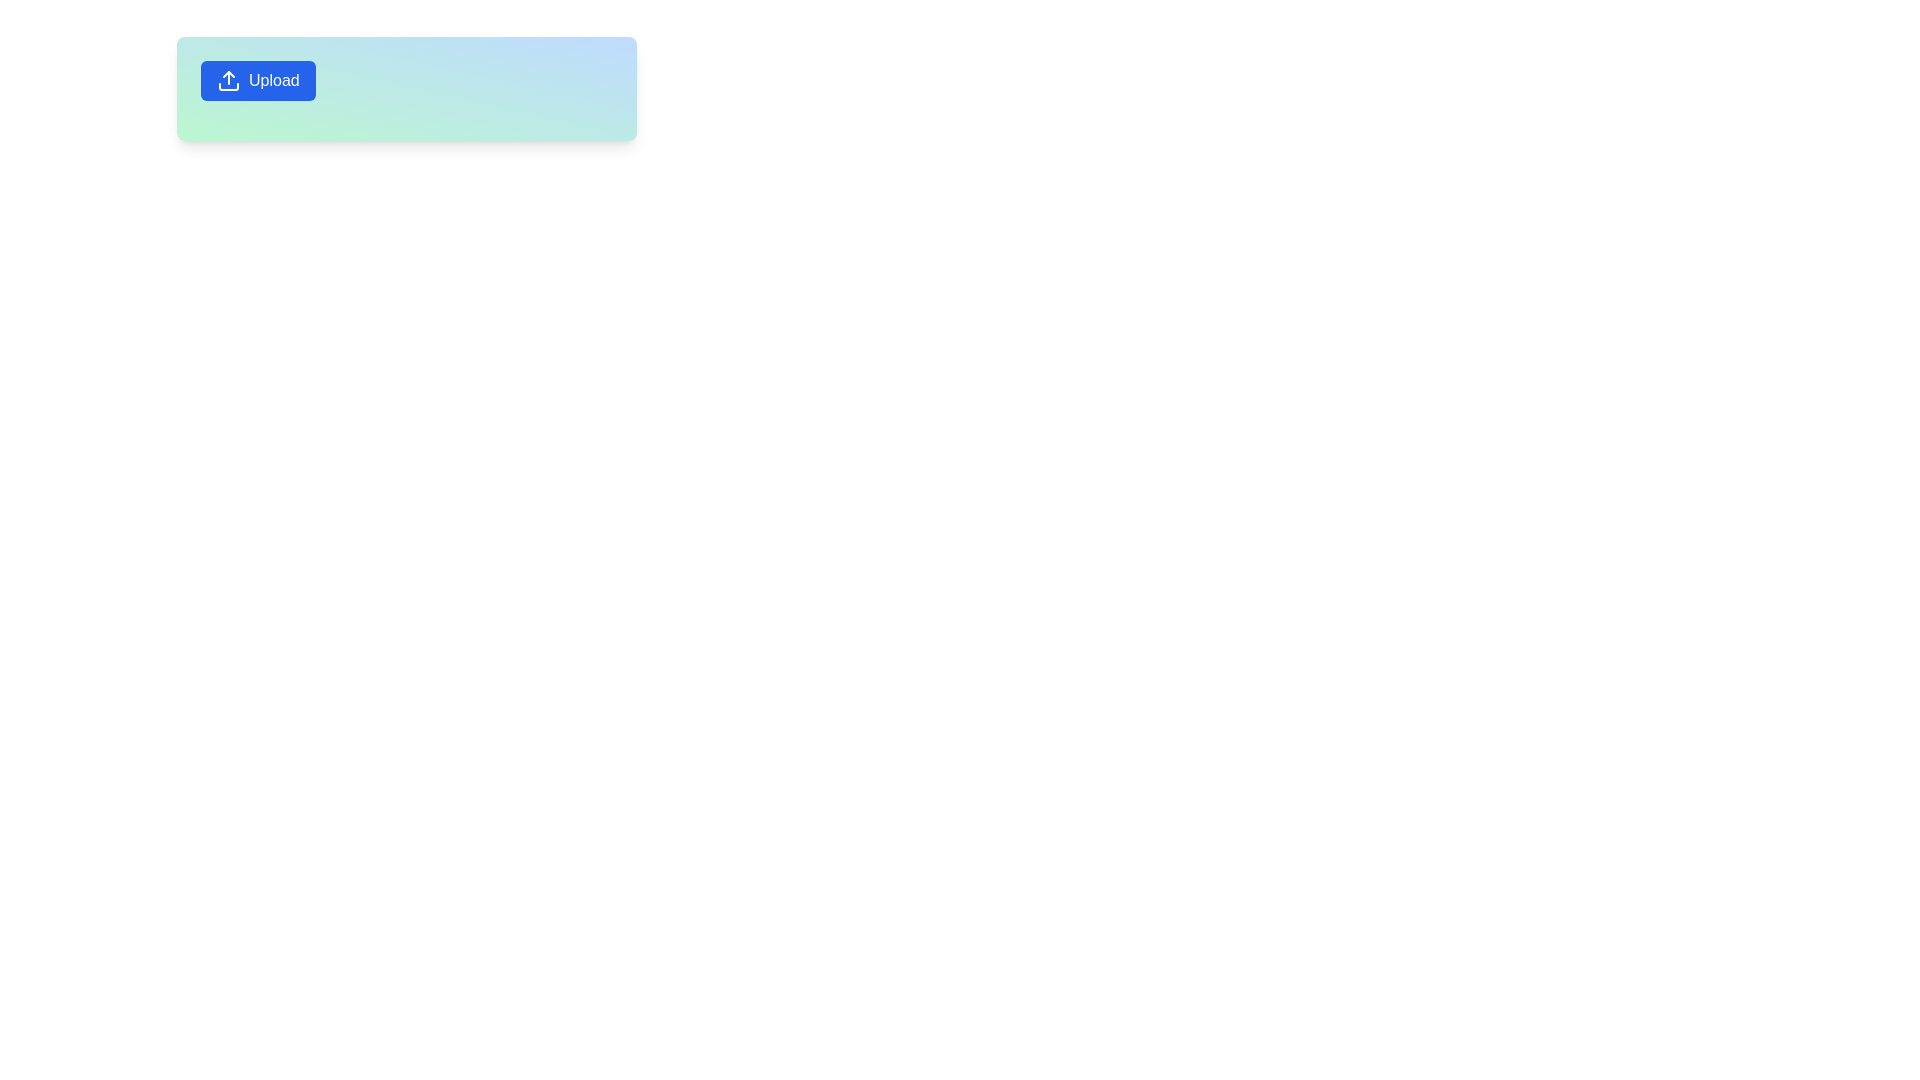  What do you see at coordinates (229, 80) in the screenshot?
I see `the upload icon located to the left of the 'Upload' button, which visually represents the upload functionality` at bounding box center [229, 80].